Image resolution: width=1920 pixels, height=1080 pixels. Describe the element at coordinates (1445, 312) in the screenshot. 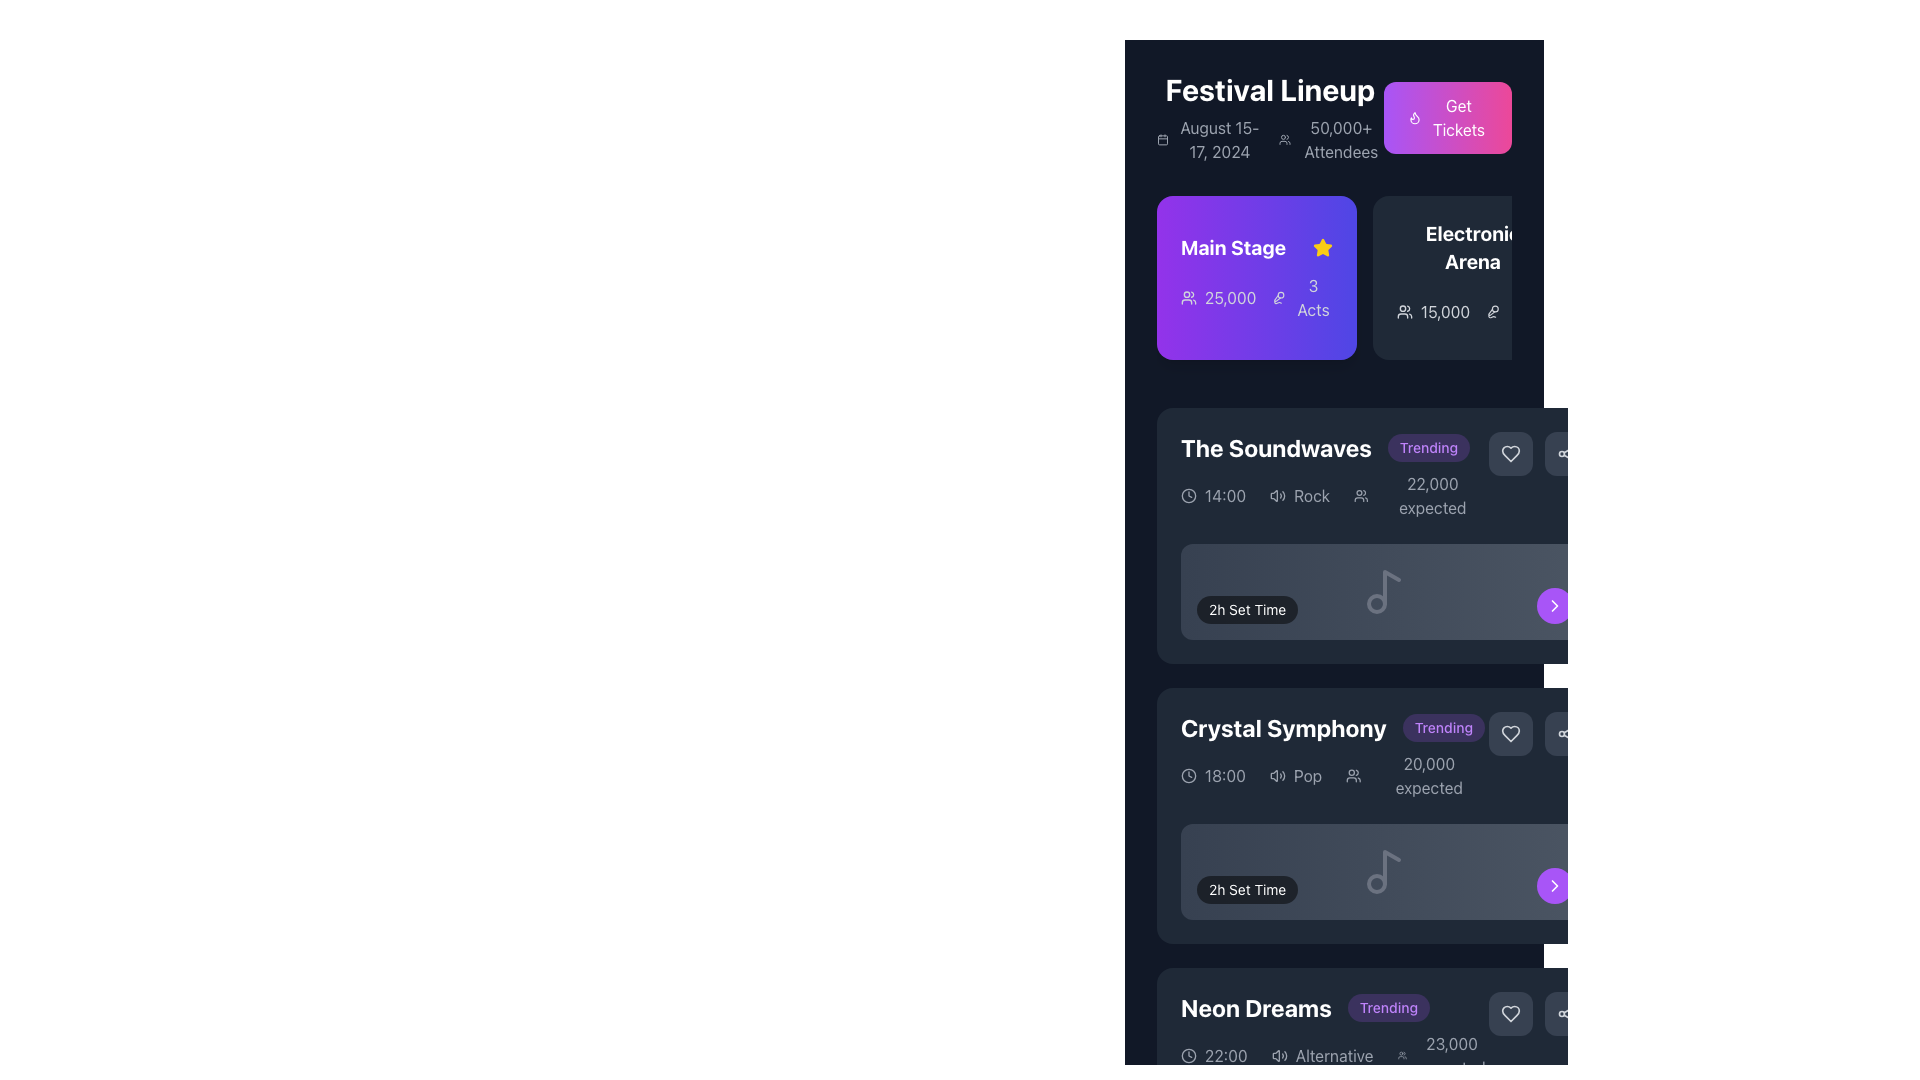

I see `number of attendees displayed in the Text Label for the 'Electronic Arena' event, located to the right of the user icon in the top portion of the interface` at that location.